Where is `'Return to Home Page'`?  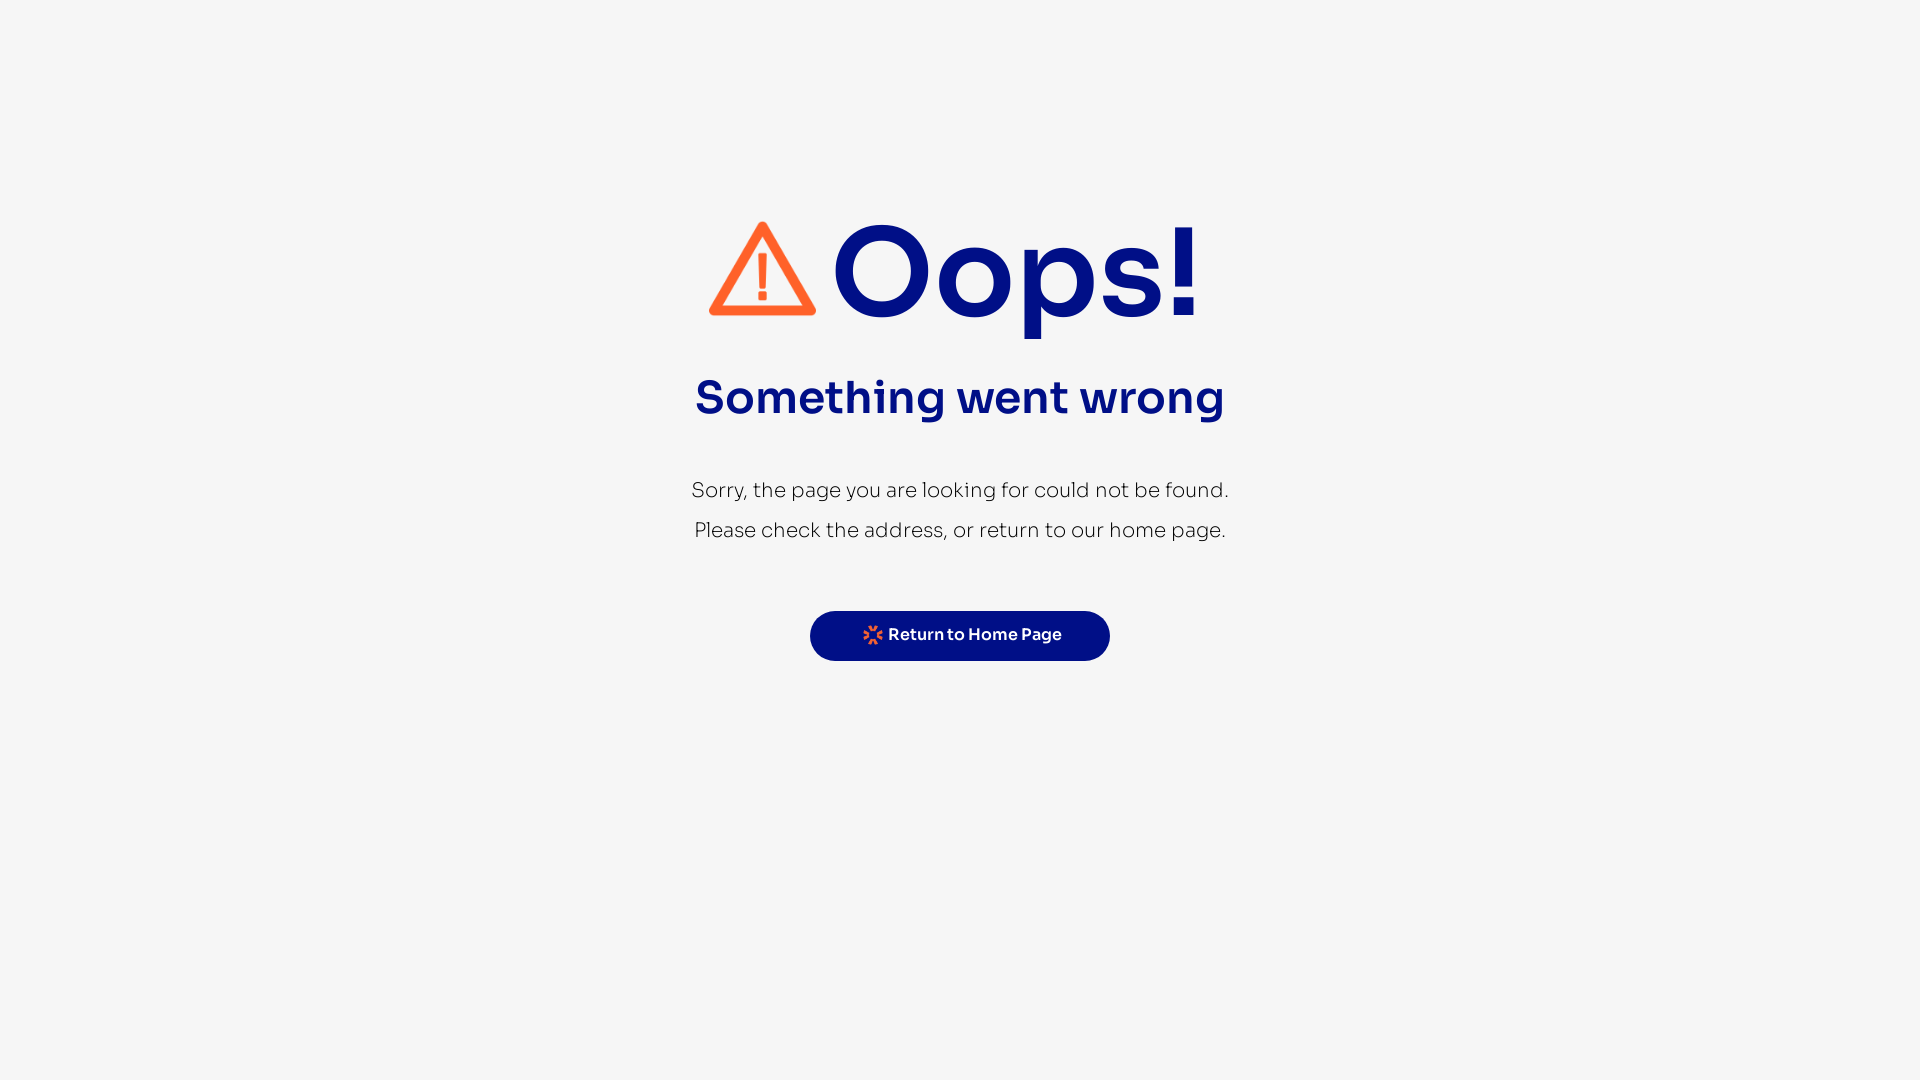 'Return to Home Page' is located at coordinates (960, 636).